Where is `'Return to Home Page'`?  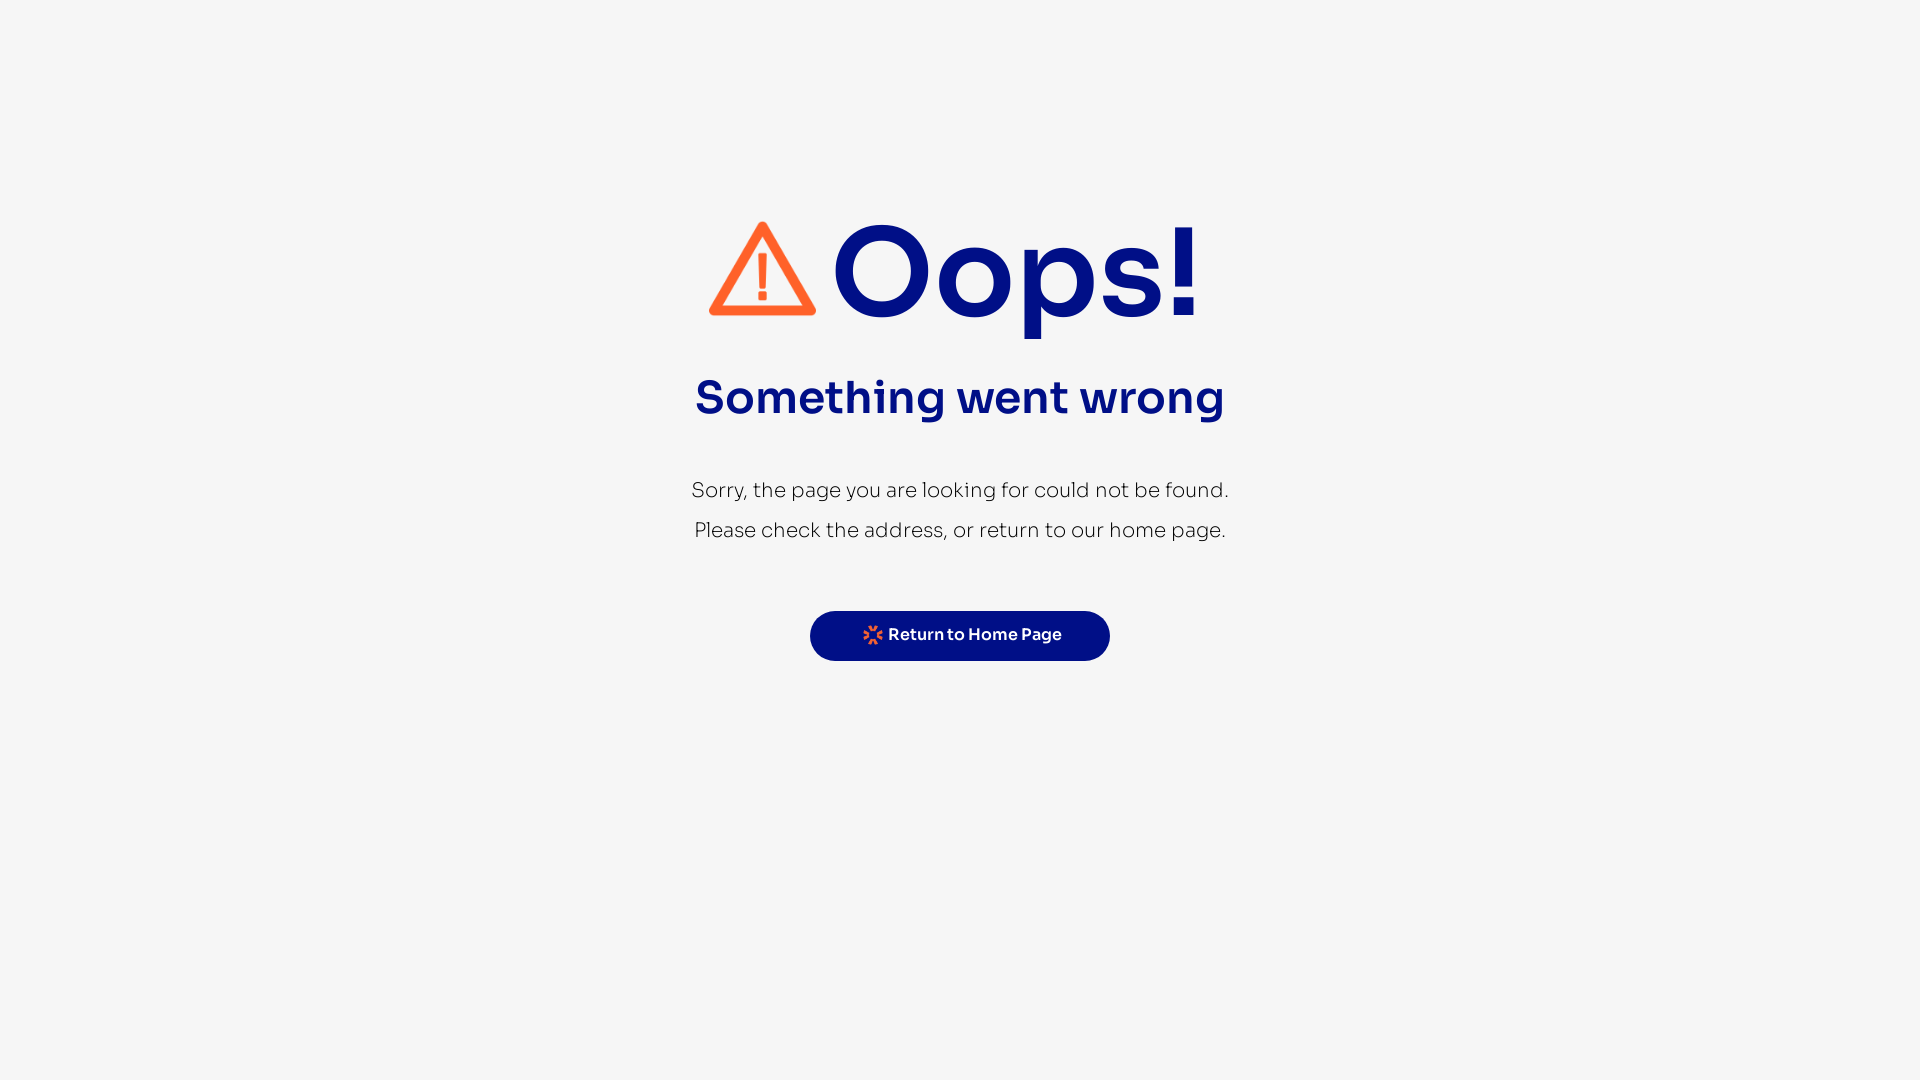 'Return to Home Page' is located at coordinates (960, 636).